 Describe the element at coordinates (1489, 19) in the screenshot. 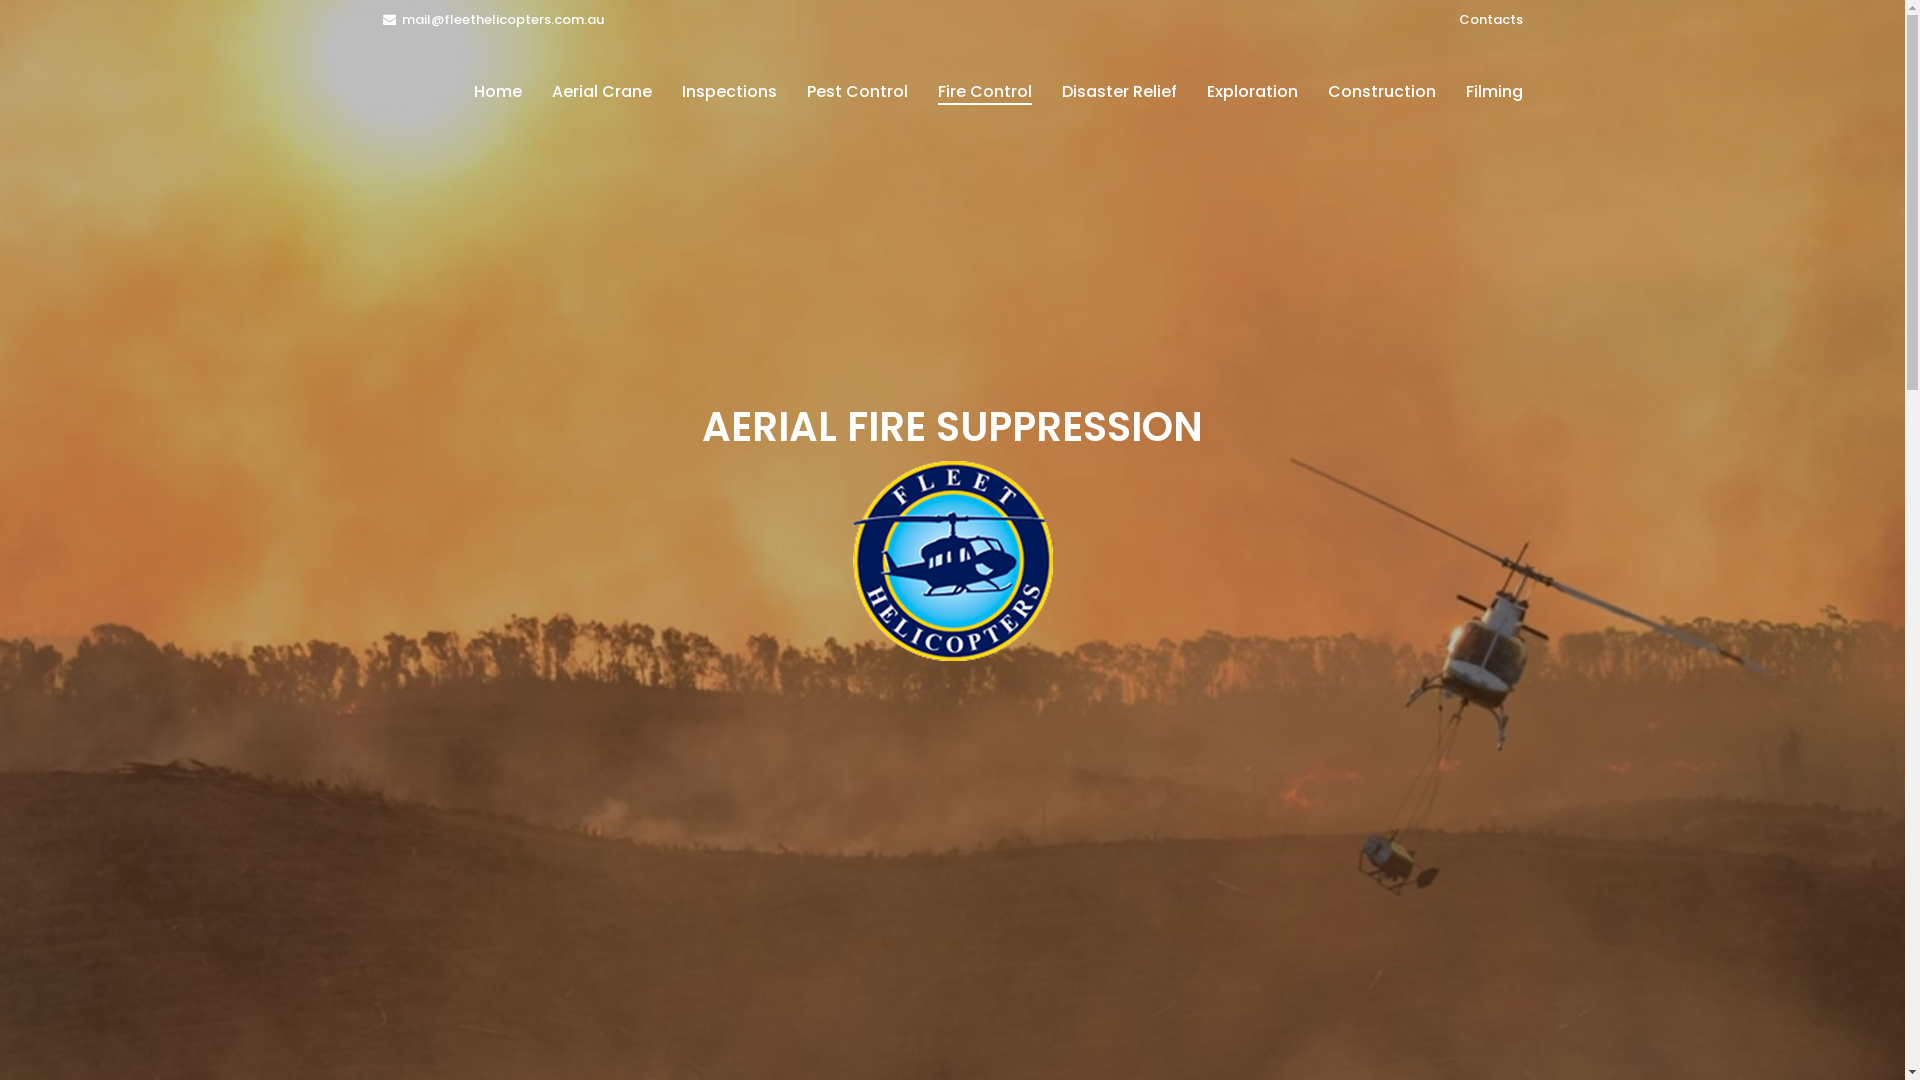

I see `'Contacts'` at that location.